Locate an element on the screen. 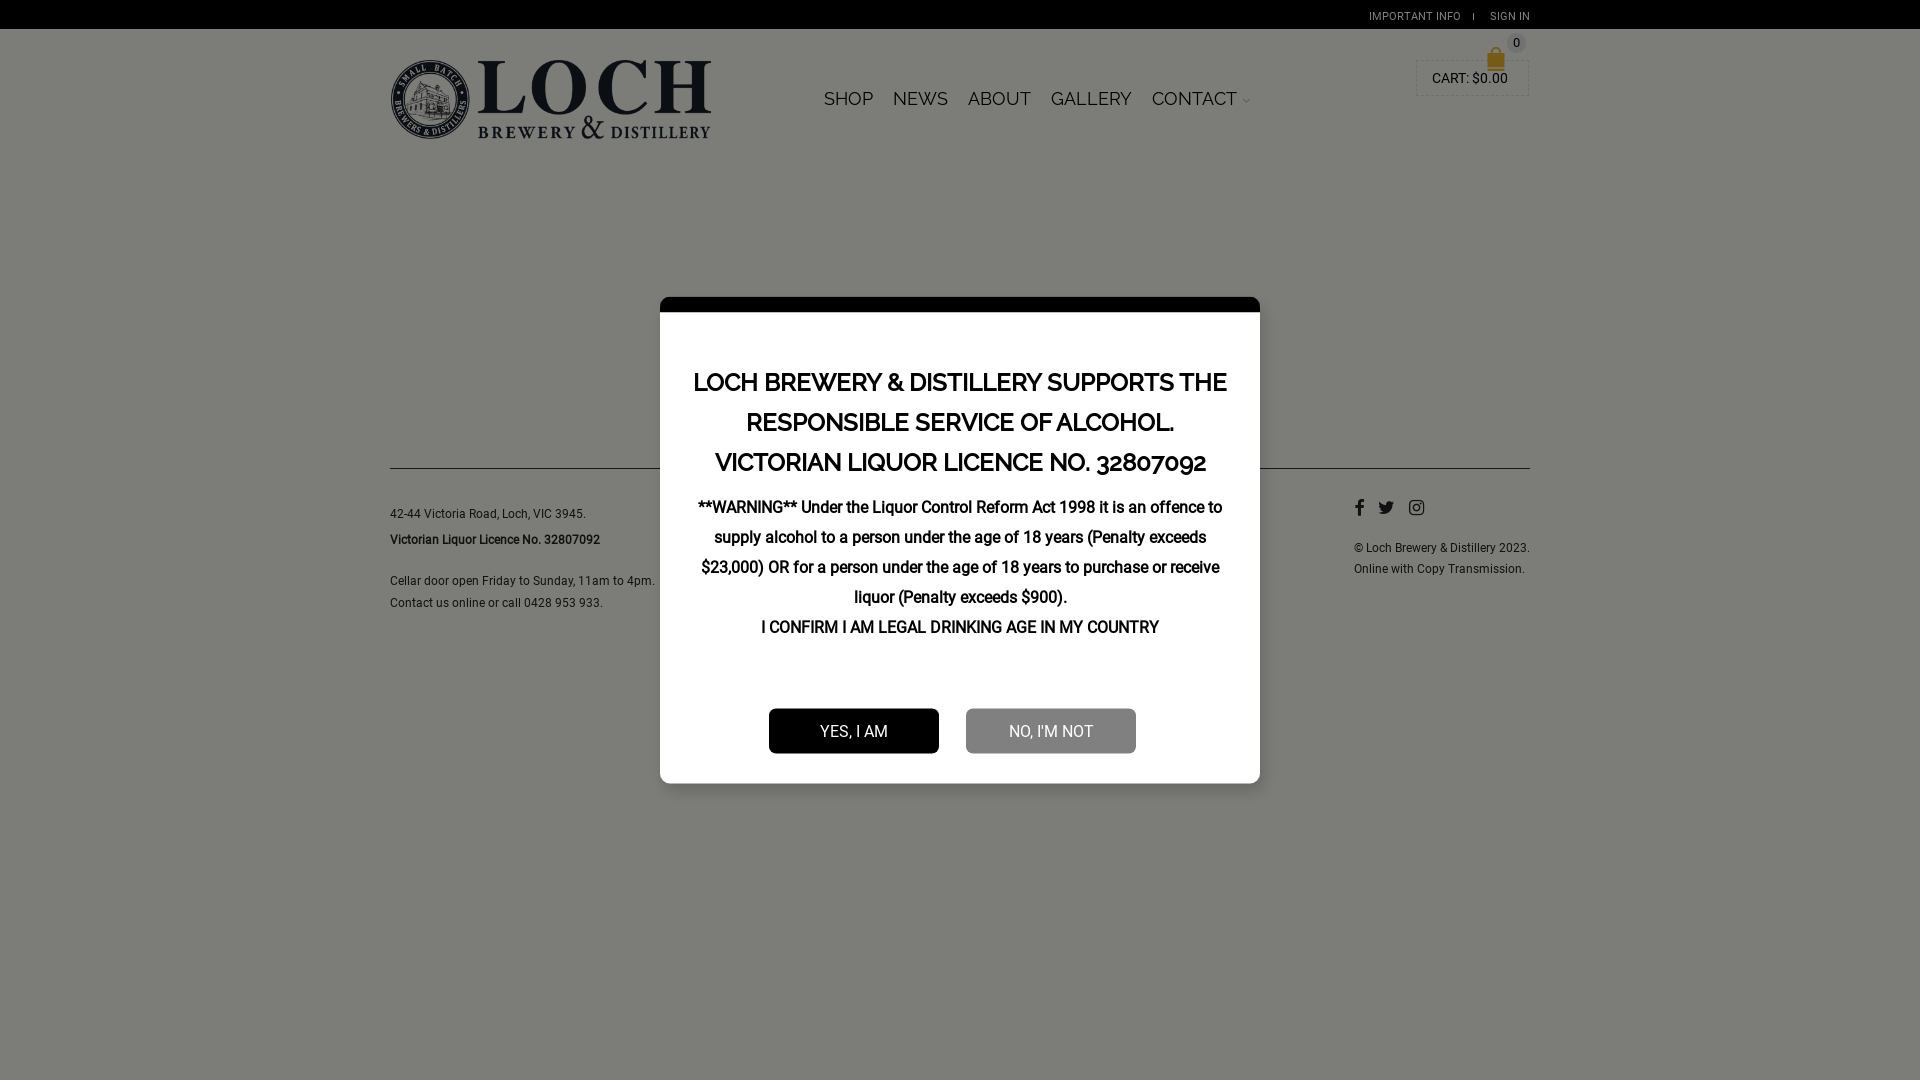  'GALLERY' is located at coordinates (1090, 99).